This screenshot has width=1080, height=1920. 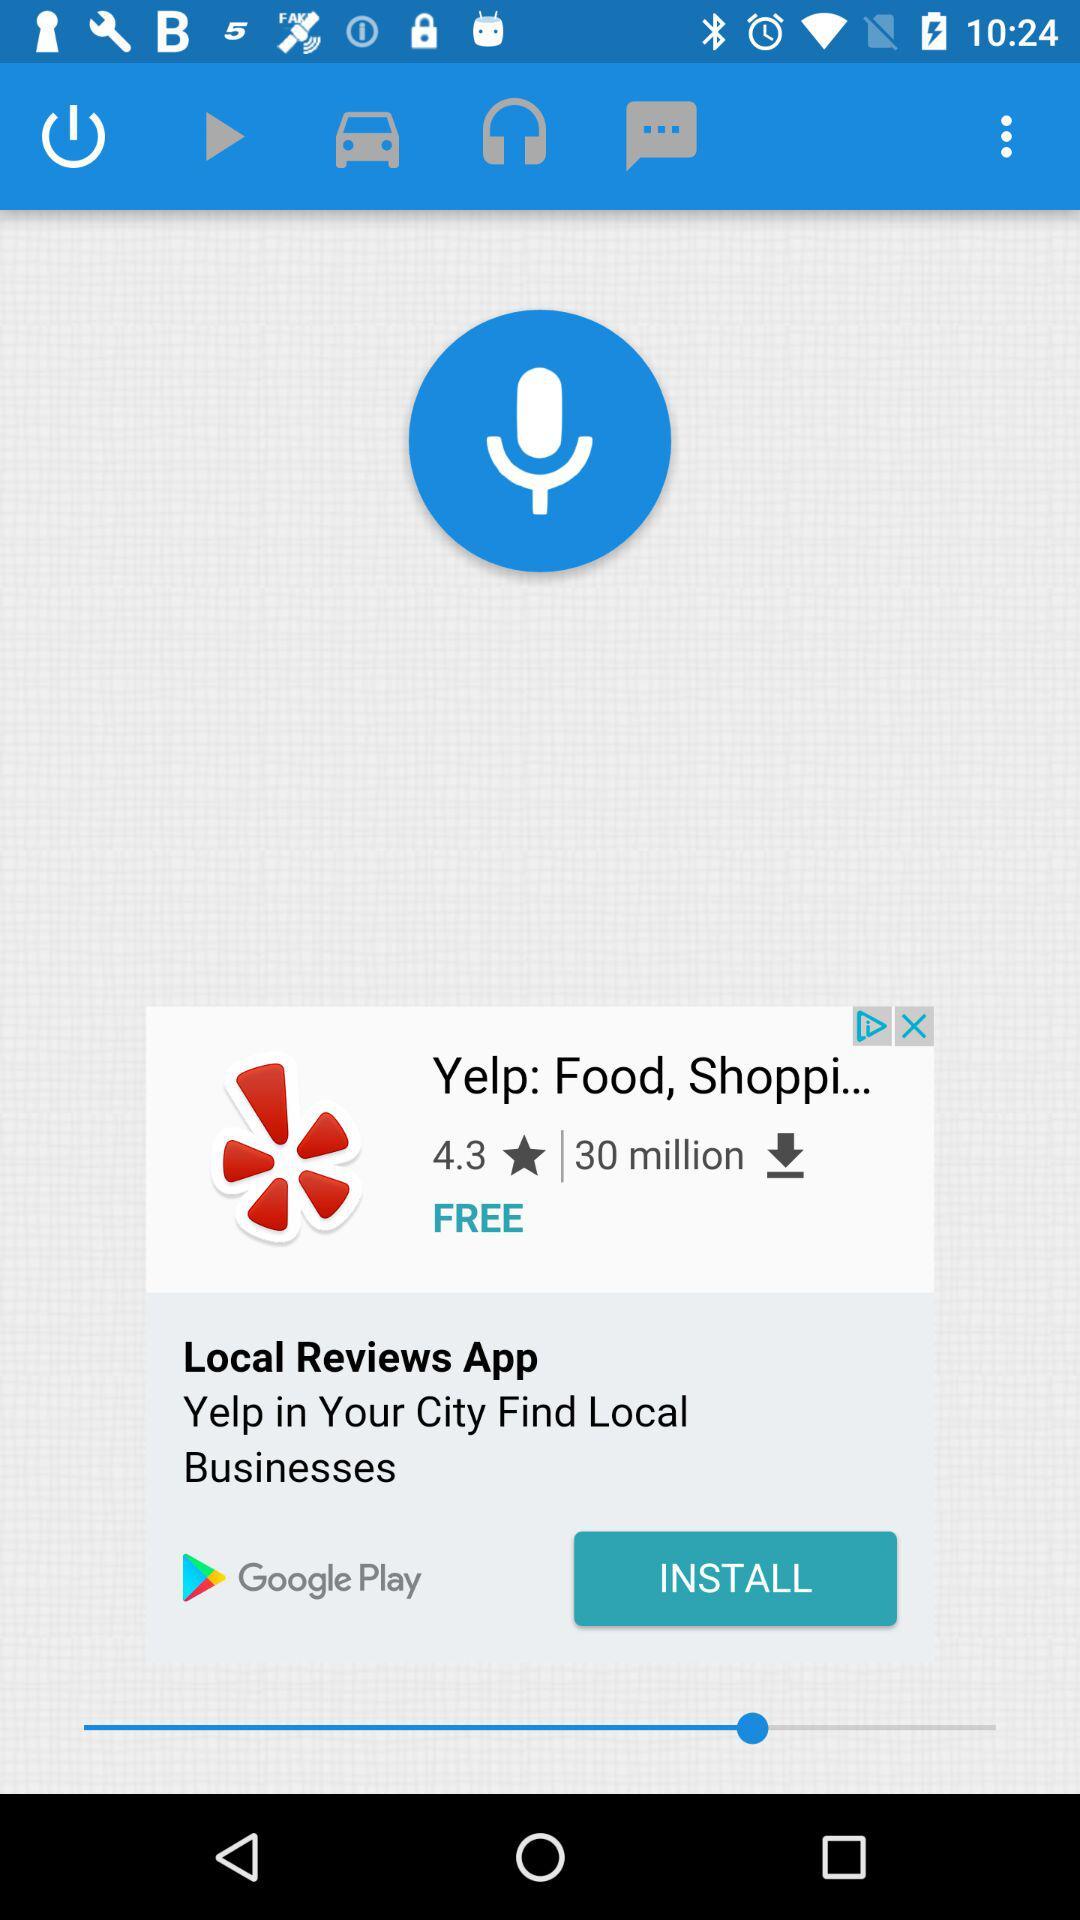 What do you see at coordinates (513, 135) in the screenshot?
I see `the lock icon` at bounding box center [513, 135].